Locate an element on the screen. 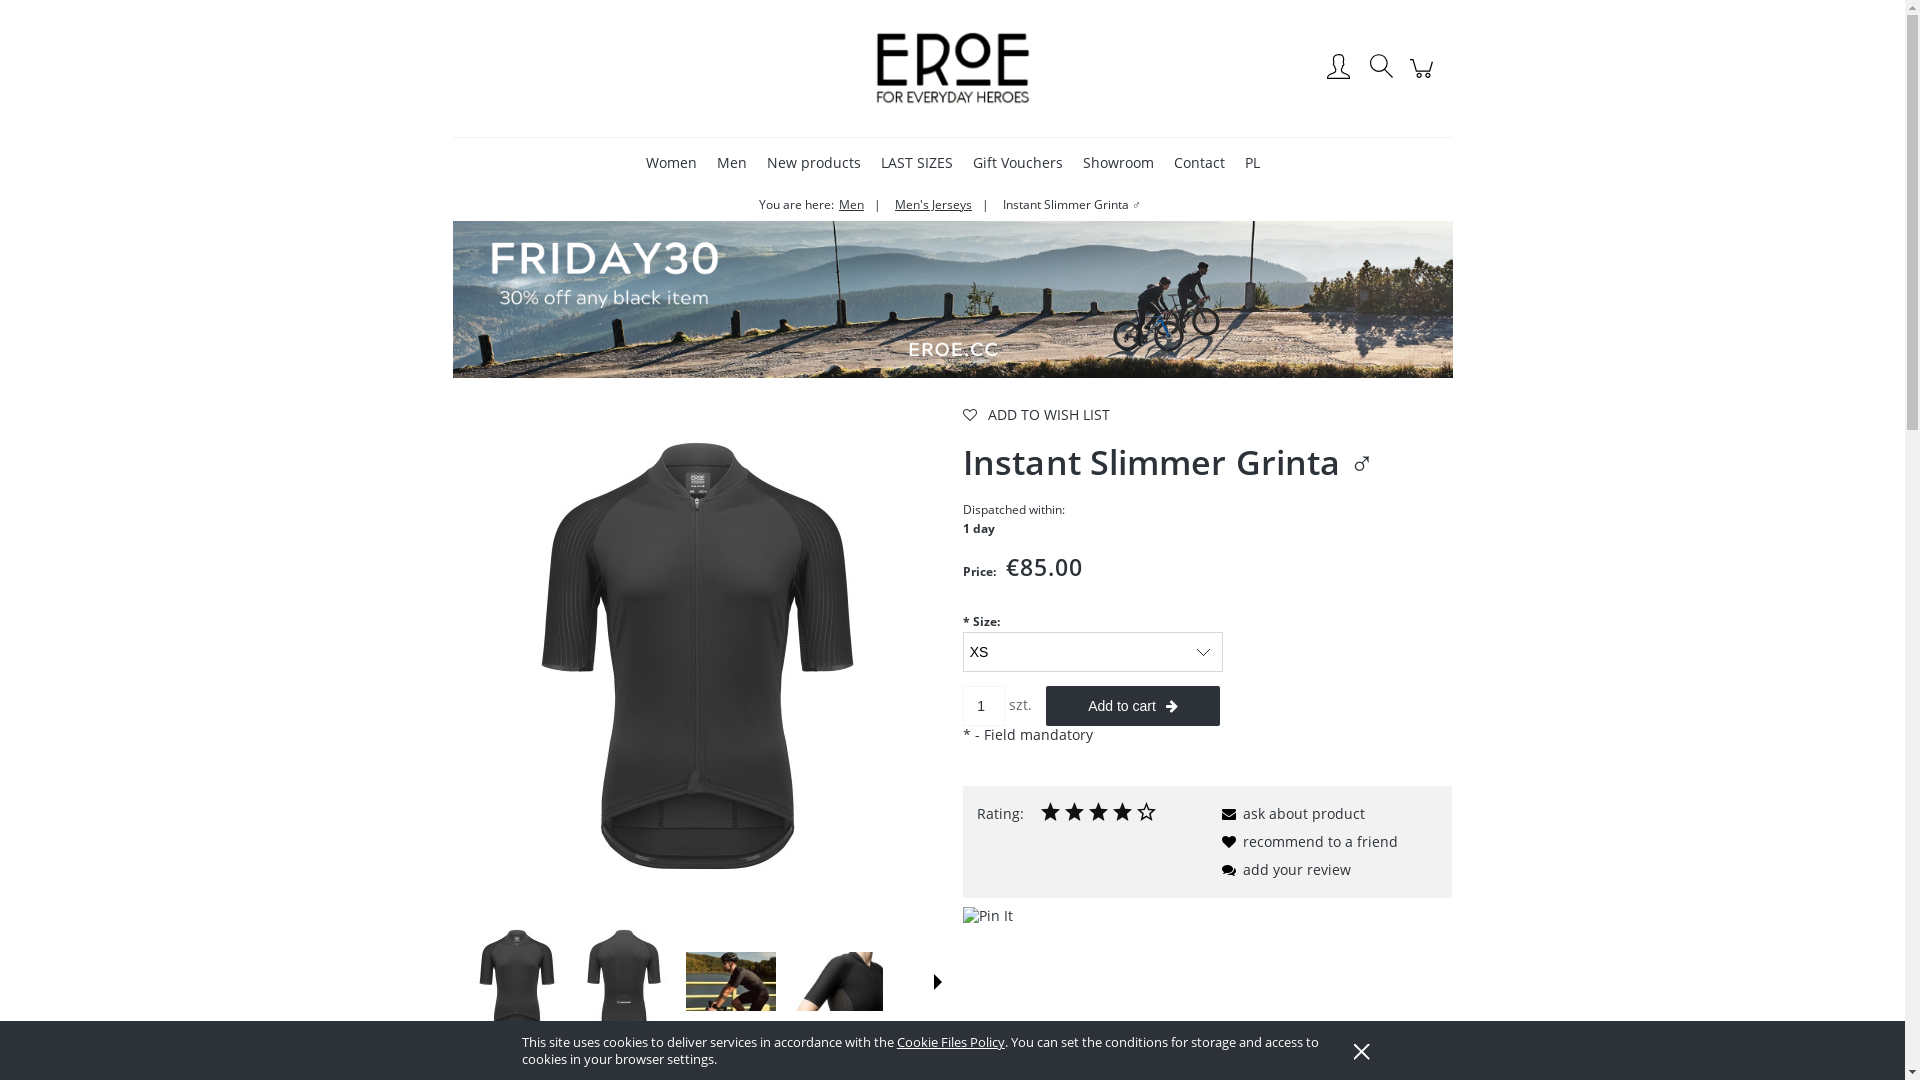 This screenshot has width=1920, height=1080. 'Gift Vouchers' is located at coordinates (1017, 161).